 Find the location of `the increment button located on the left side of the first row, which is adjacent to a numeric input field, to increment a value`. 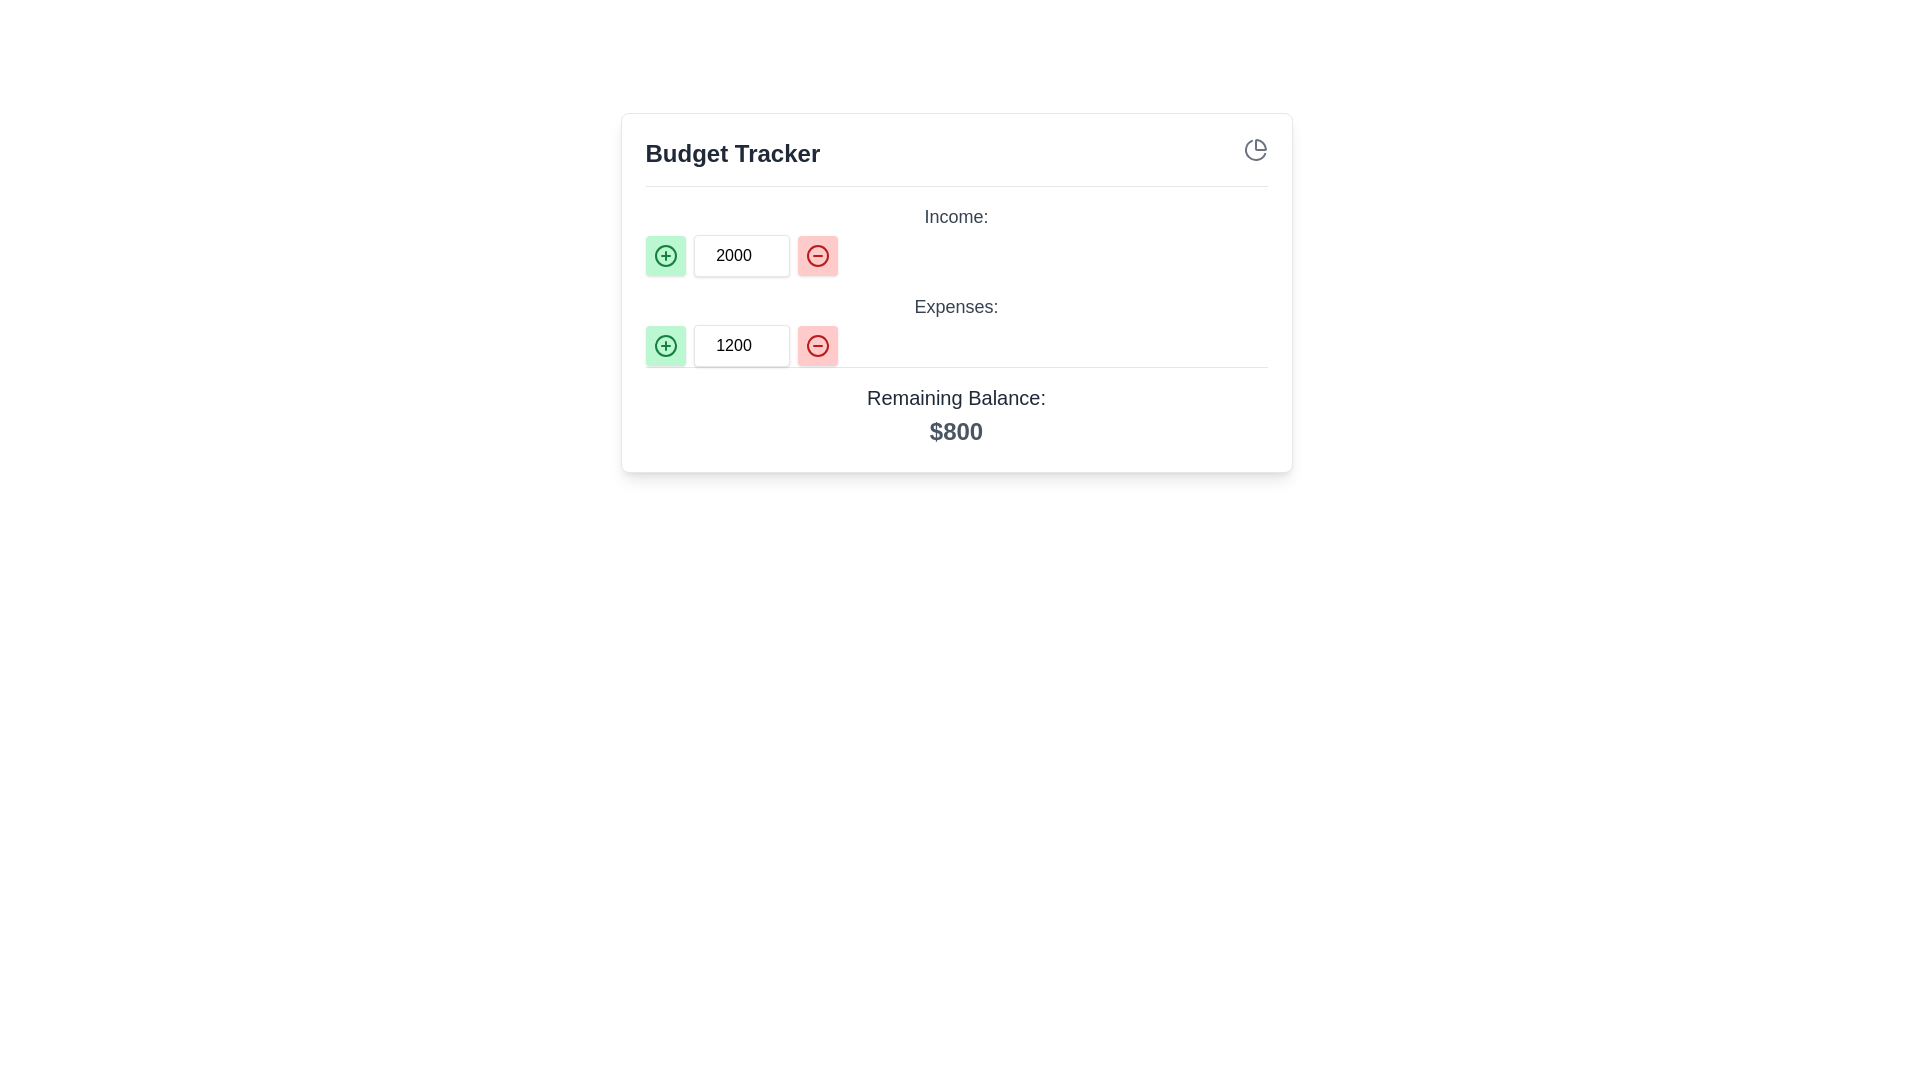

the increment button located on the left side of the first row, which is adjacent to a numeric input field, to increment a value is located at coordinates (665, 254).